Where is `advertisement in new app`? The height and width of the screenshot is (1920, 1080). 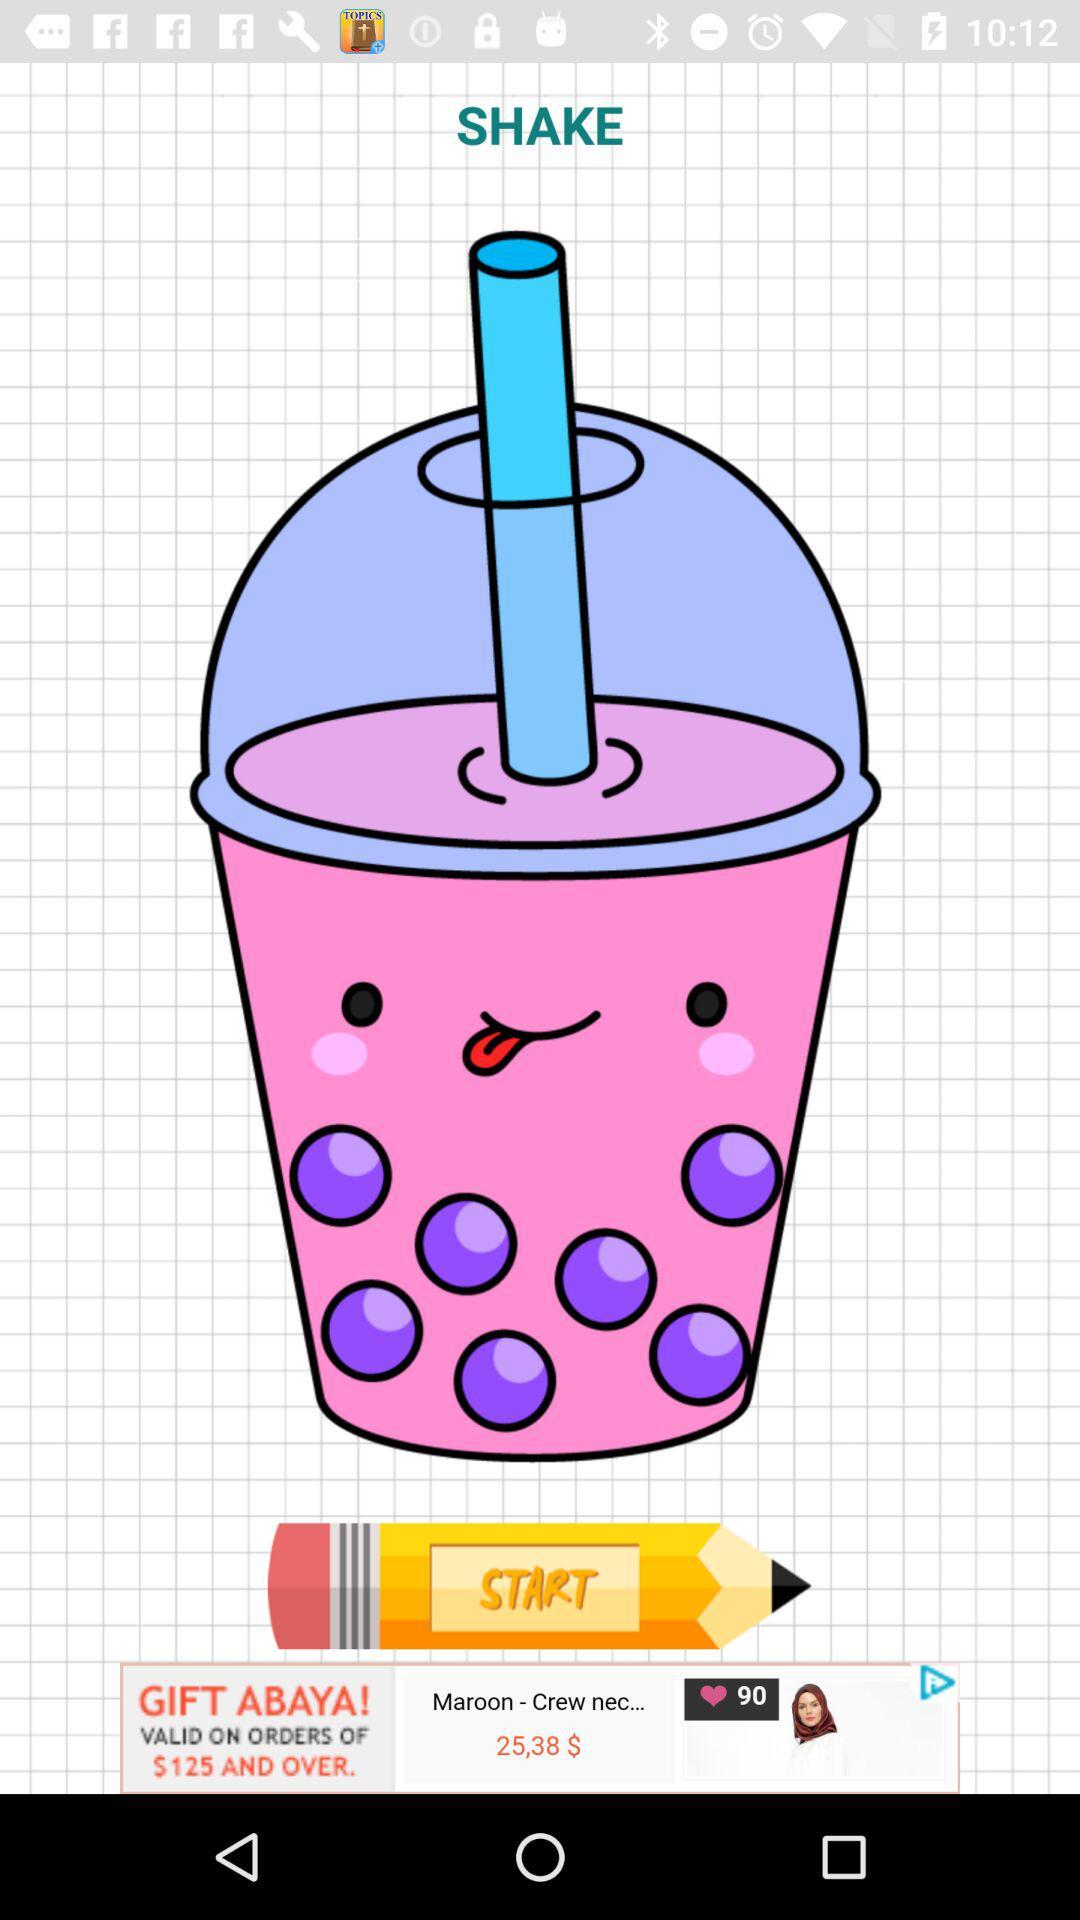 advertisement in new app is located at coordinates (540, 1727).